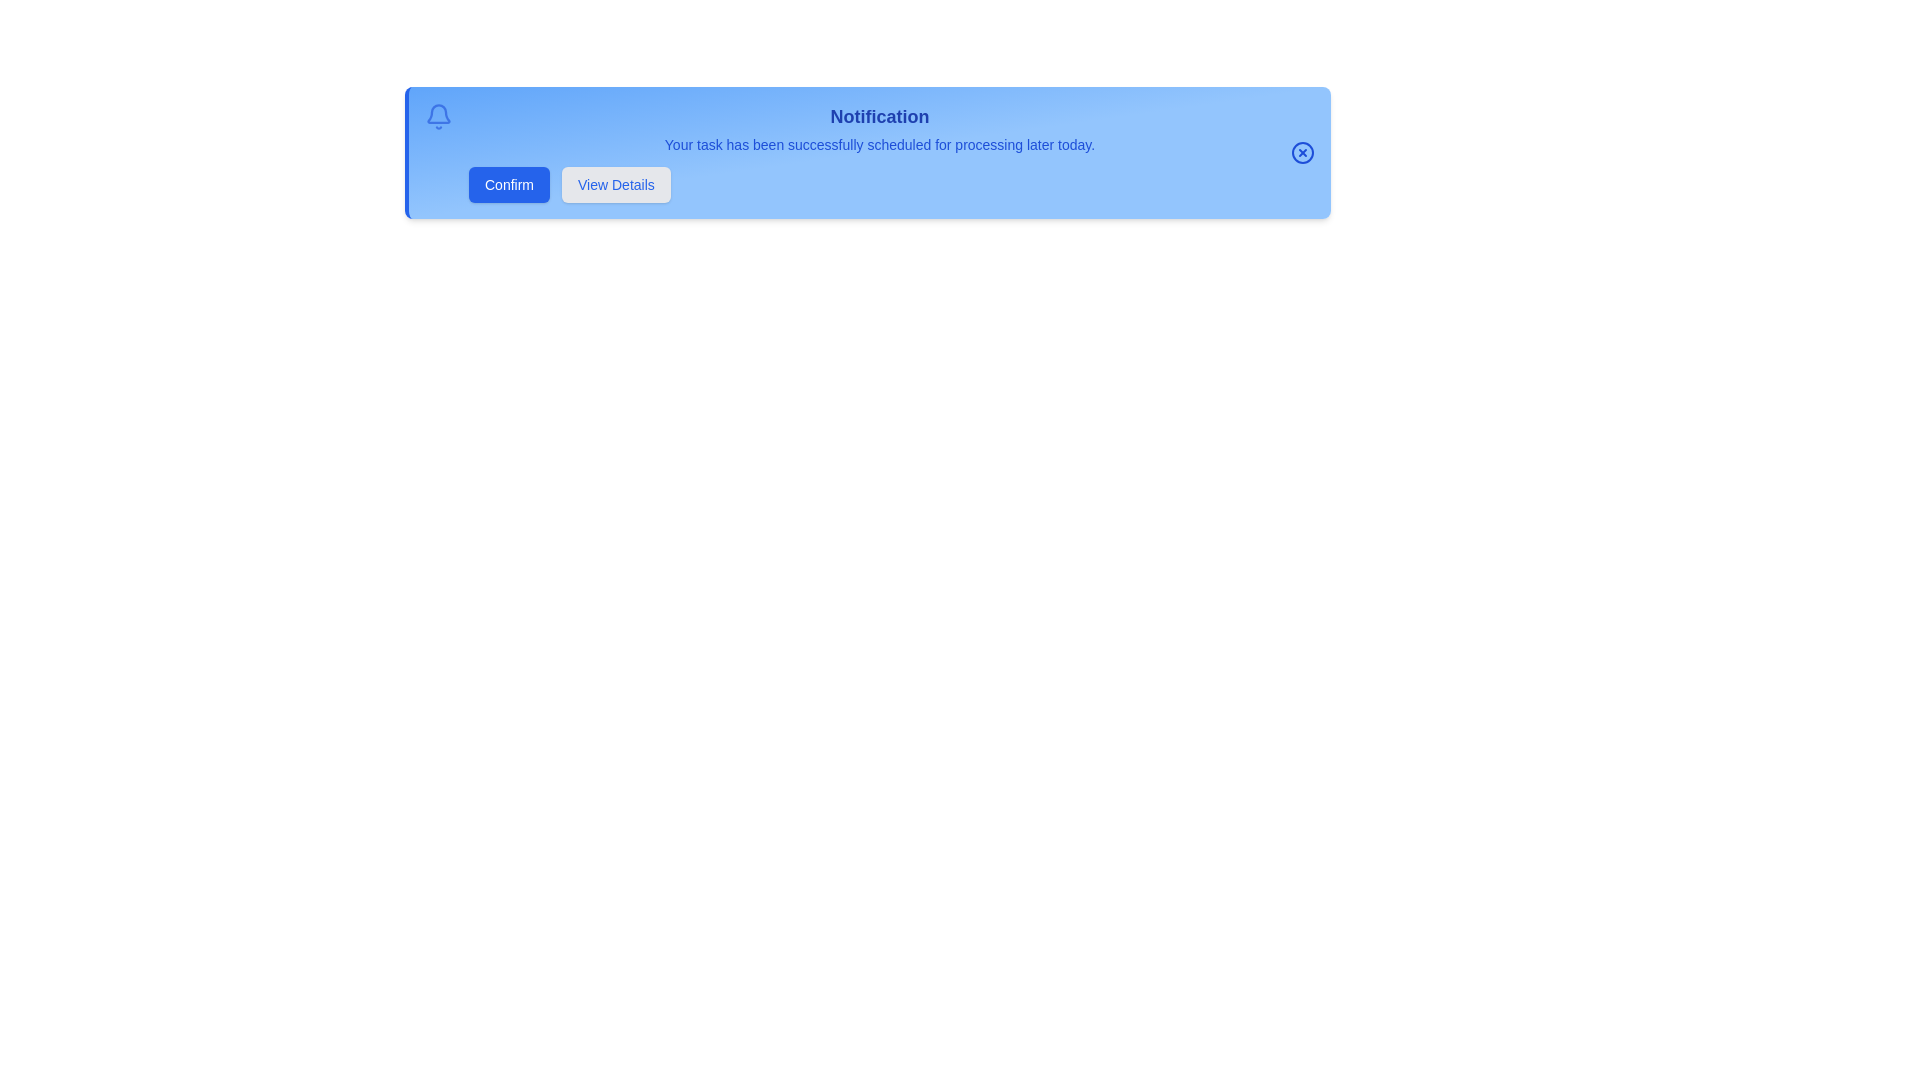  What do you see at coordinates (437, 116) in the screenshot?
I see `the animated bell icon to observe its pulsing animation` at bounding box center [437, 116].